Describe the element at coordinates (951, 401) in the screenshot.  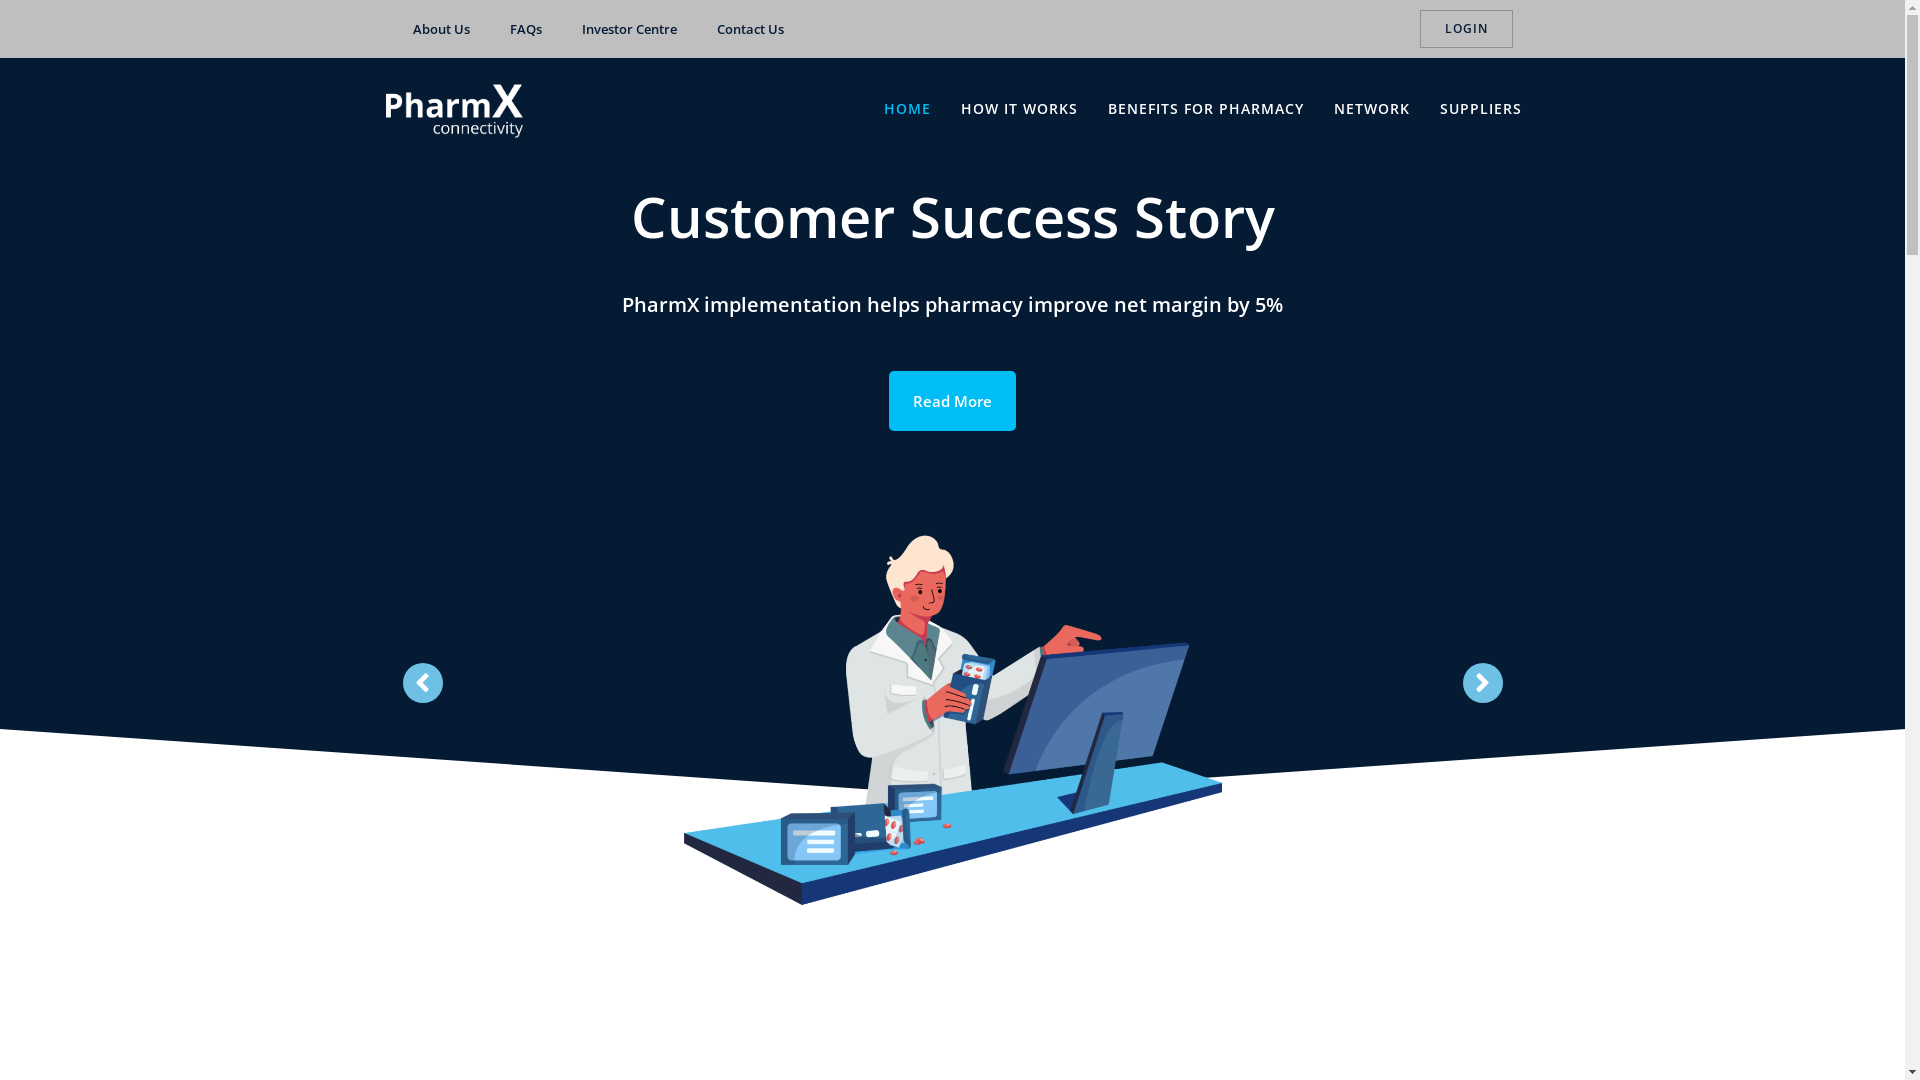
I see `'Read More'` at that location.